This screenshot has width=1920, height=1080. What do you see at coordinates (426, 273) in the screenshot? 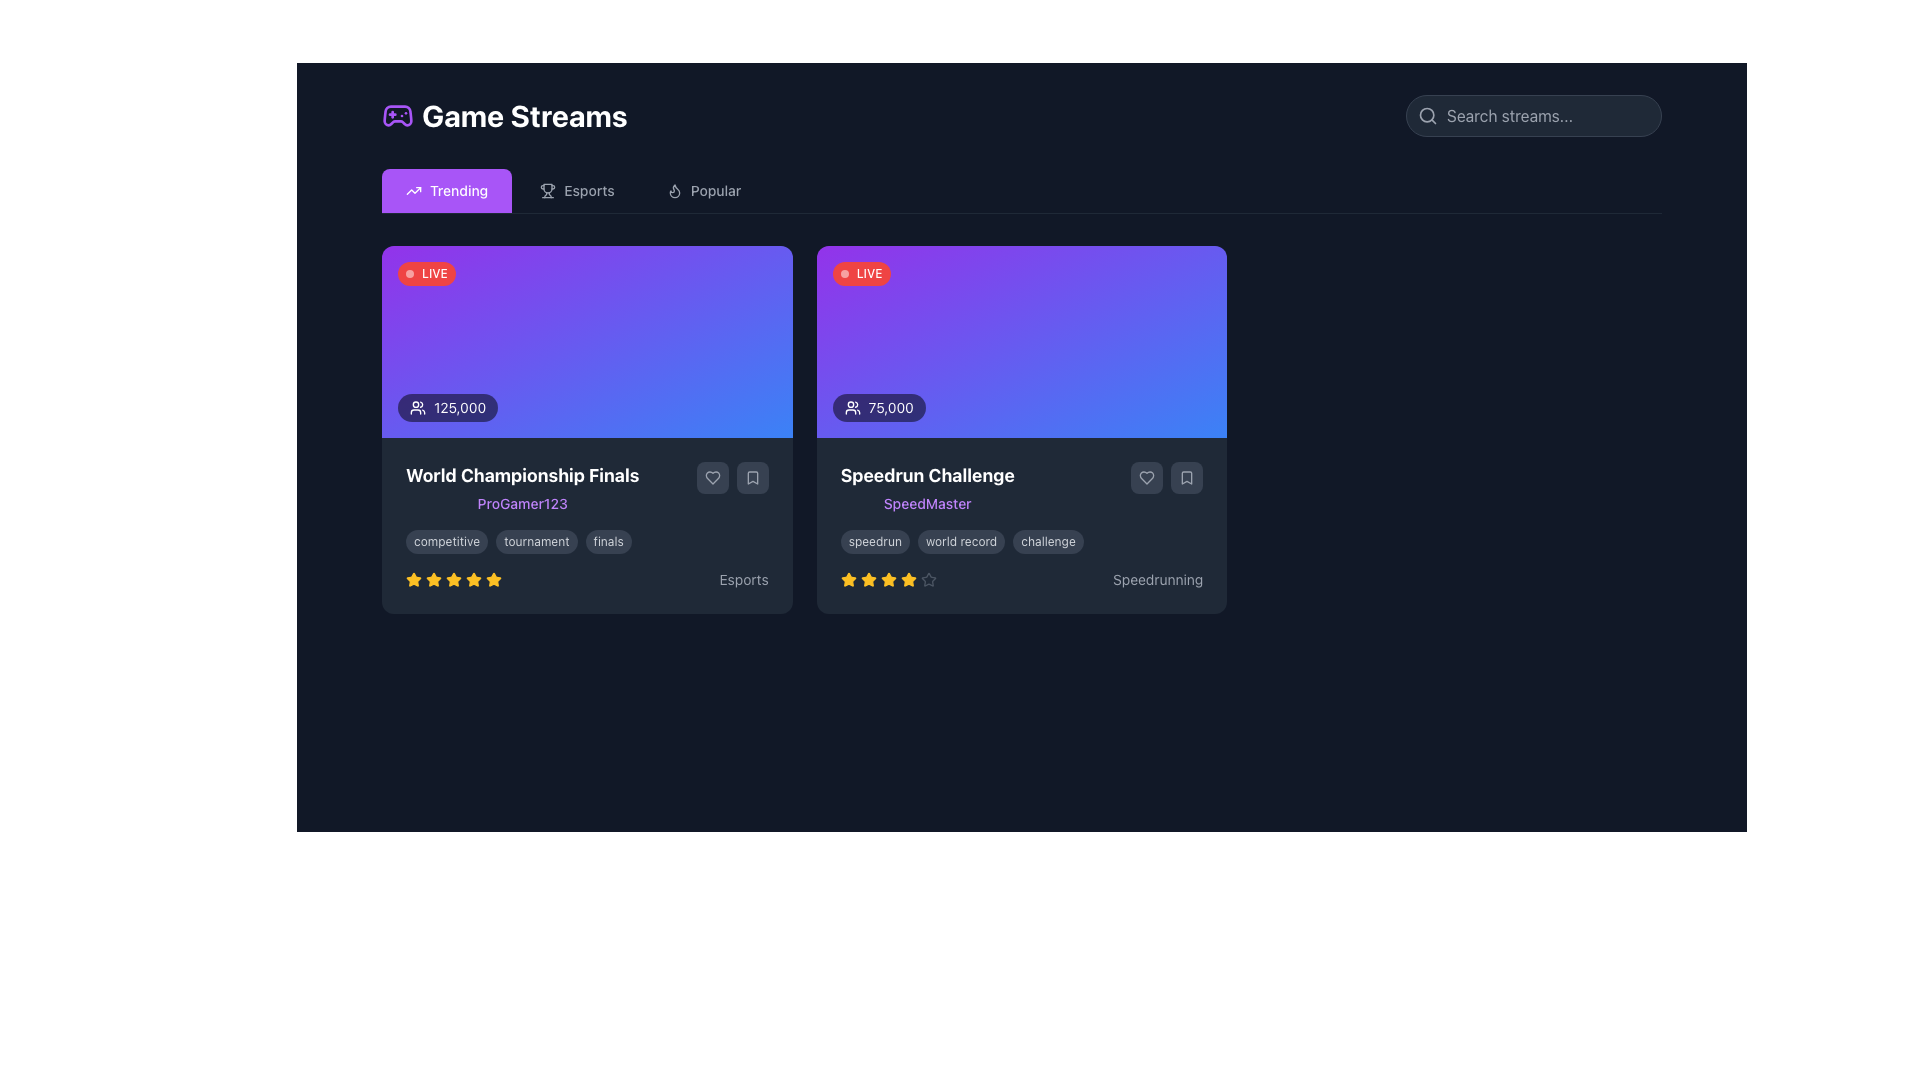
I see `the live status indicator badge located at the top-left corner of the first game stream card, which indicates that the stream is currently live` at bounding box center [426, 273].